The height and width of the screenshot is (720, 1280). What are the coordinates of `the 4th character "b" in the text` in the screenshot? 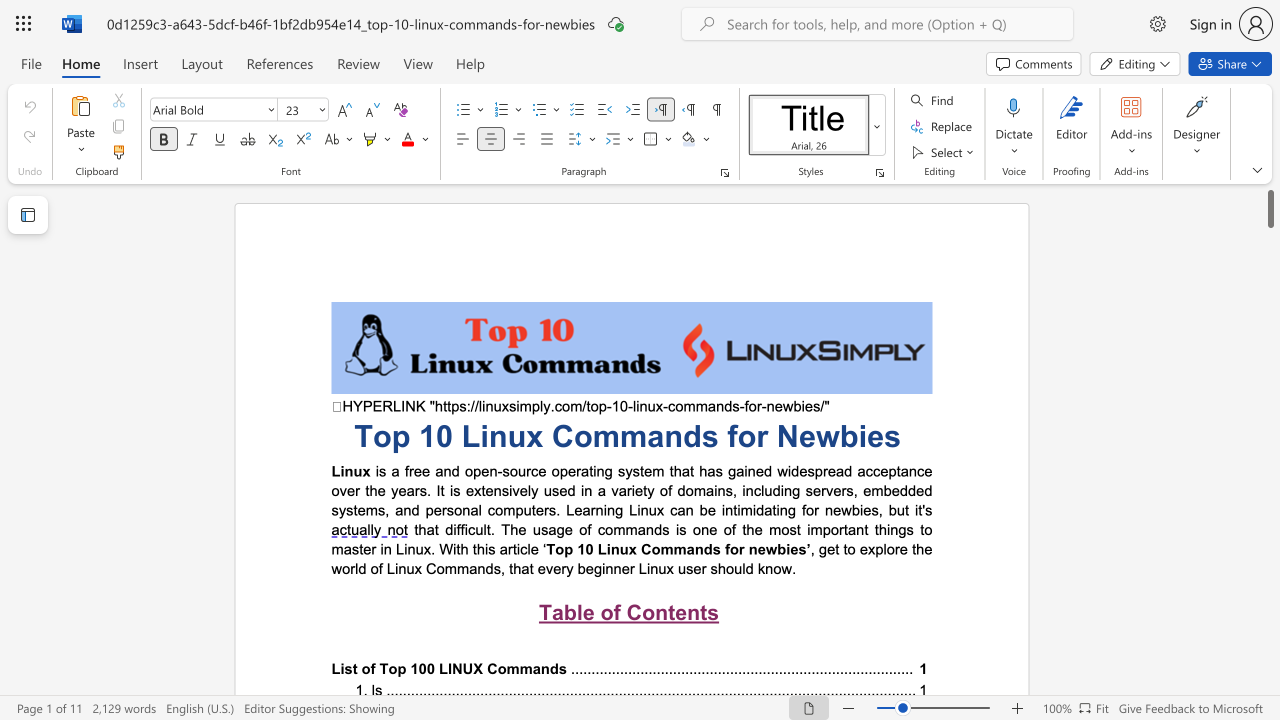 It's located at (891, 509).